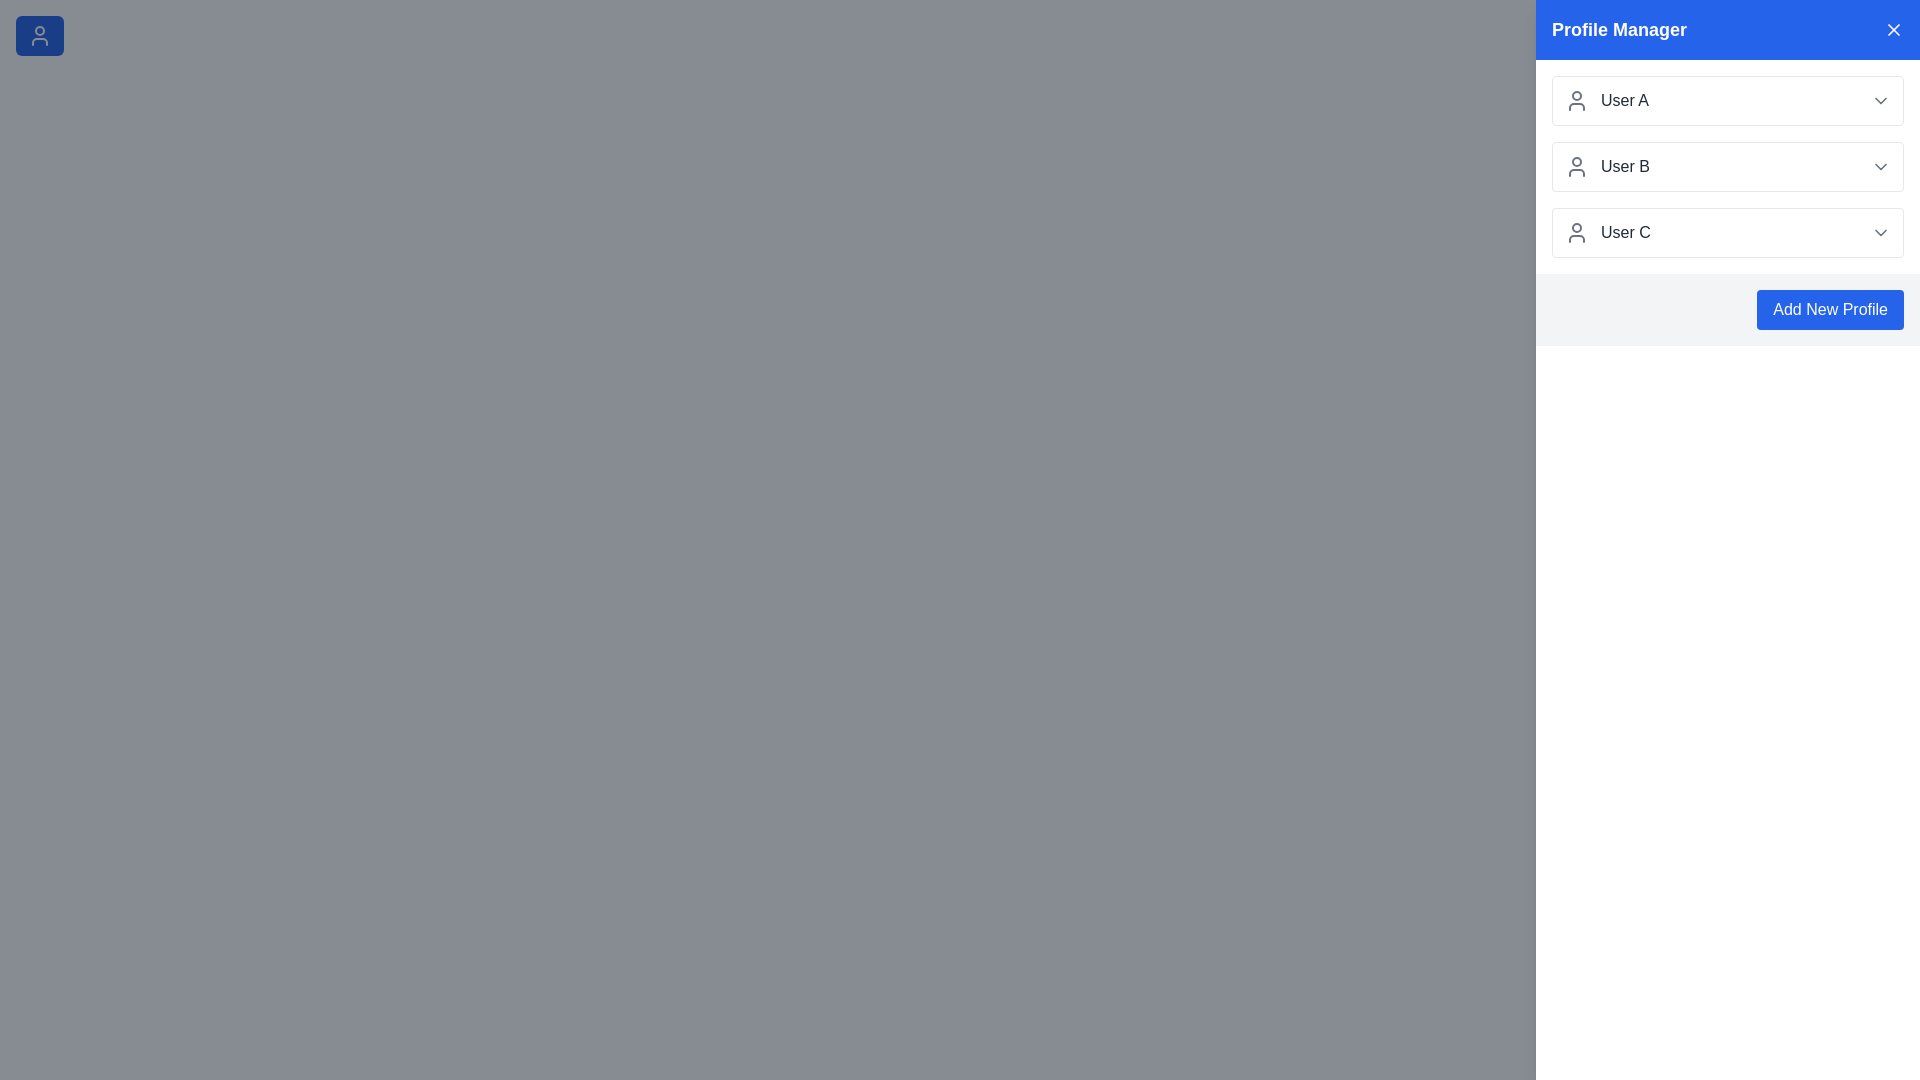  What do you see at coordinates (1880, 231) in the screenshot?
I see `the chevron-down dropdown icon at the end of the 'User C' row` at bounding box center [1880, 231].